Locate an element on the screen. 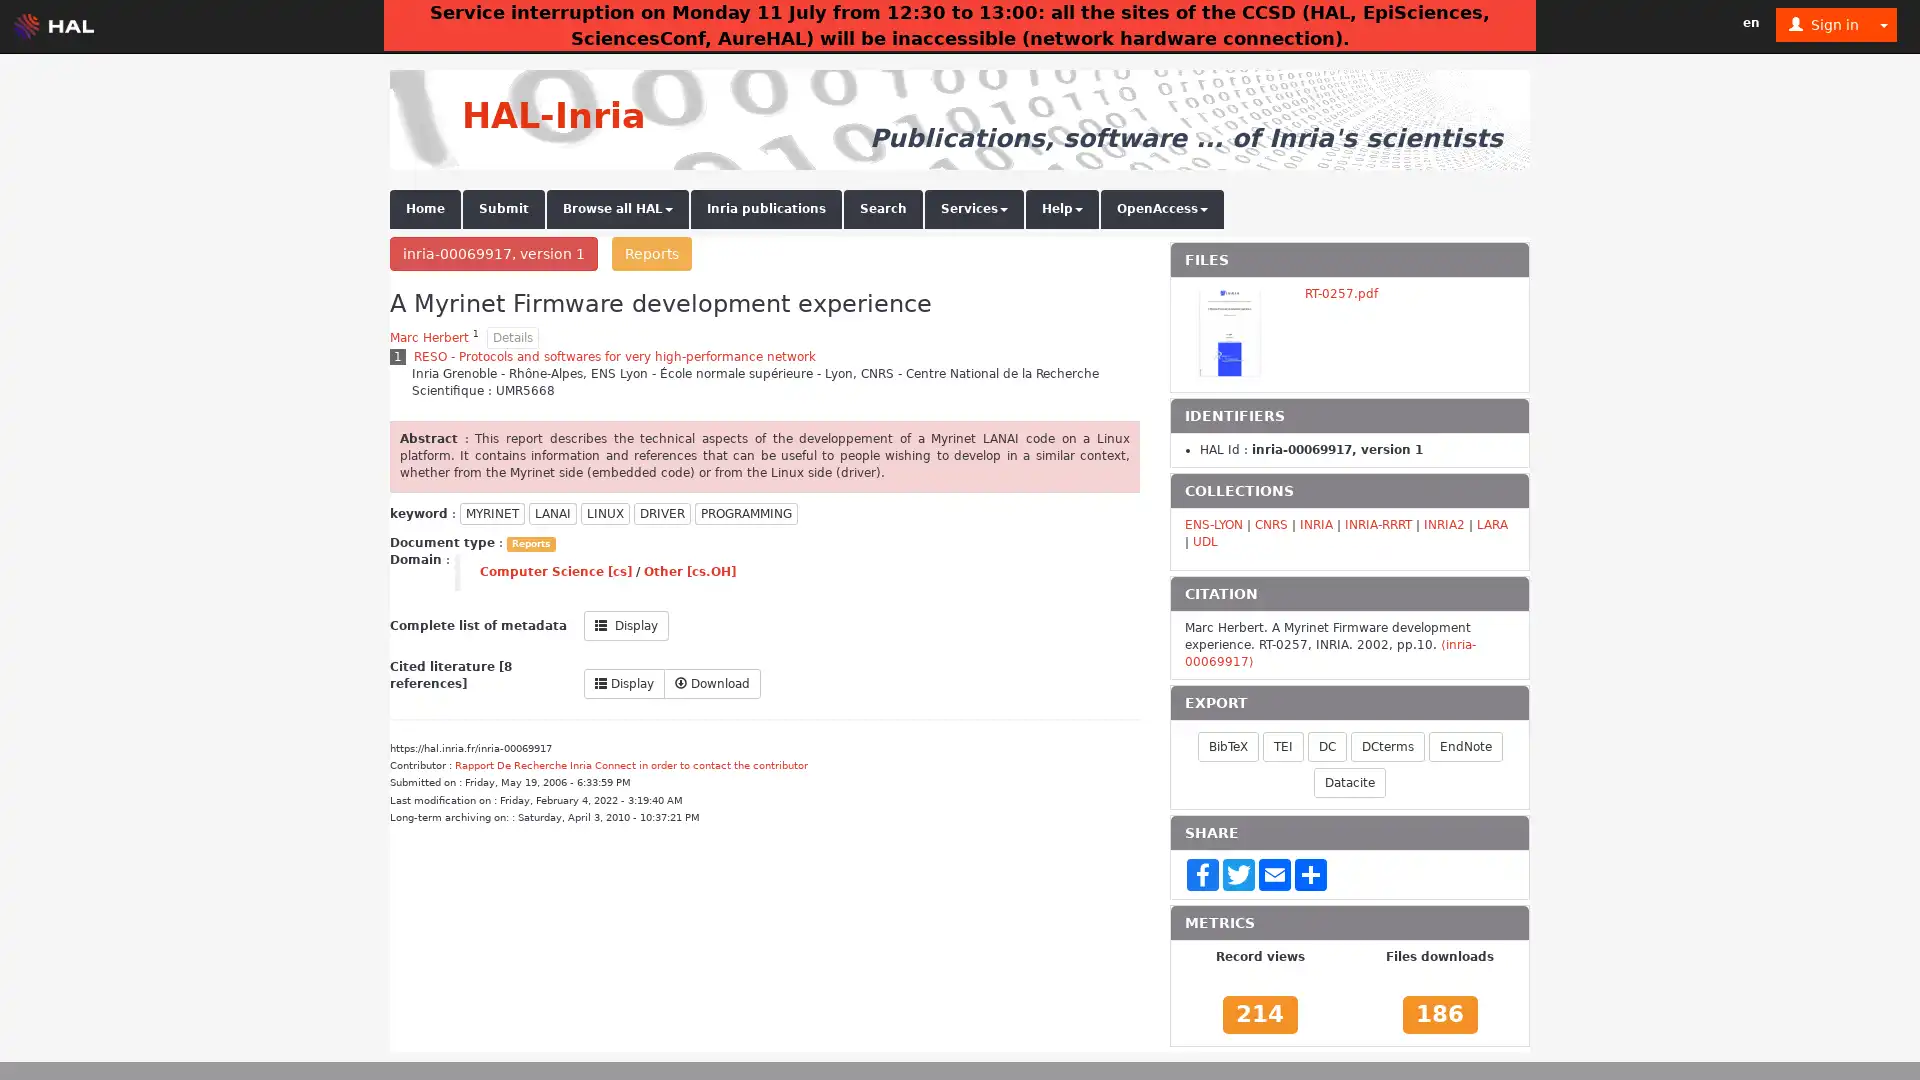 This screenshot has width=1920, height=1080. DCterms is located at coordinates (1386, 745).